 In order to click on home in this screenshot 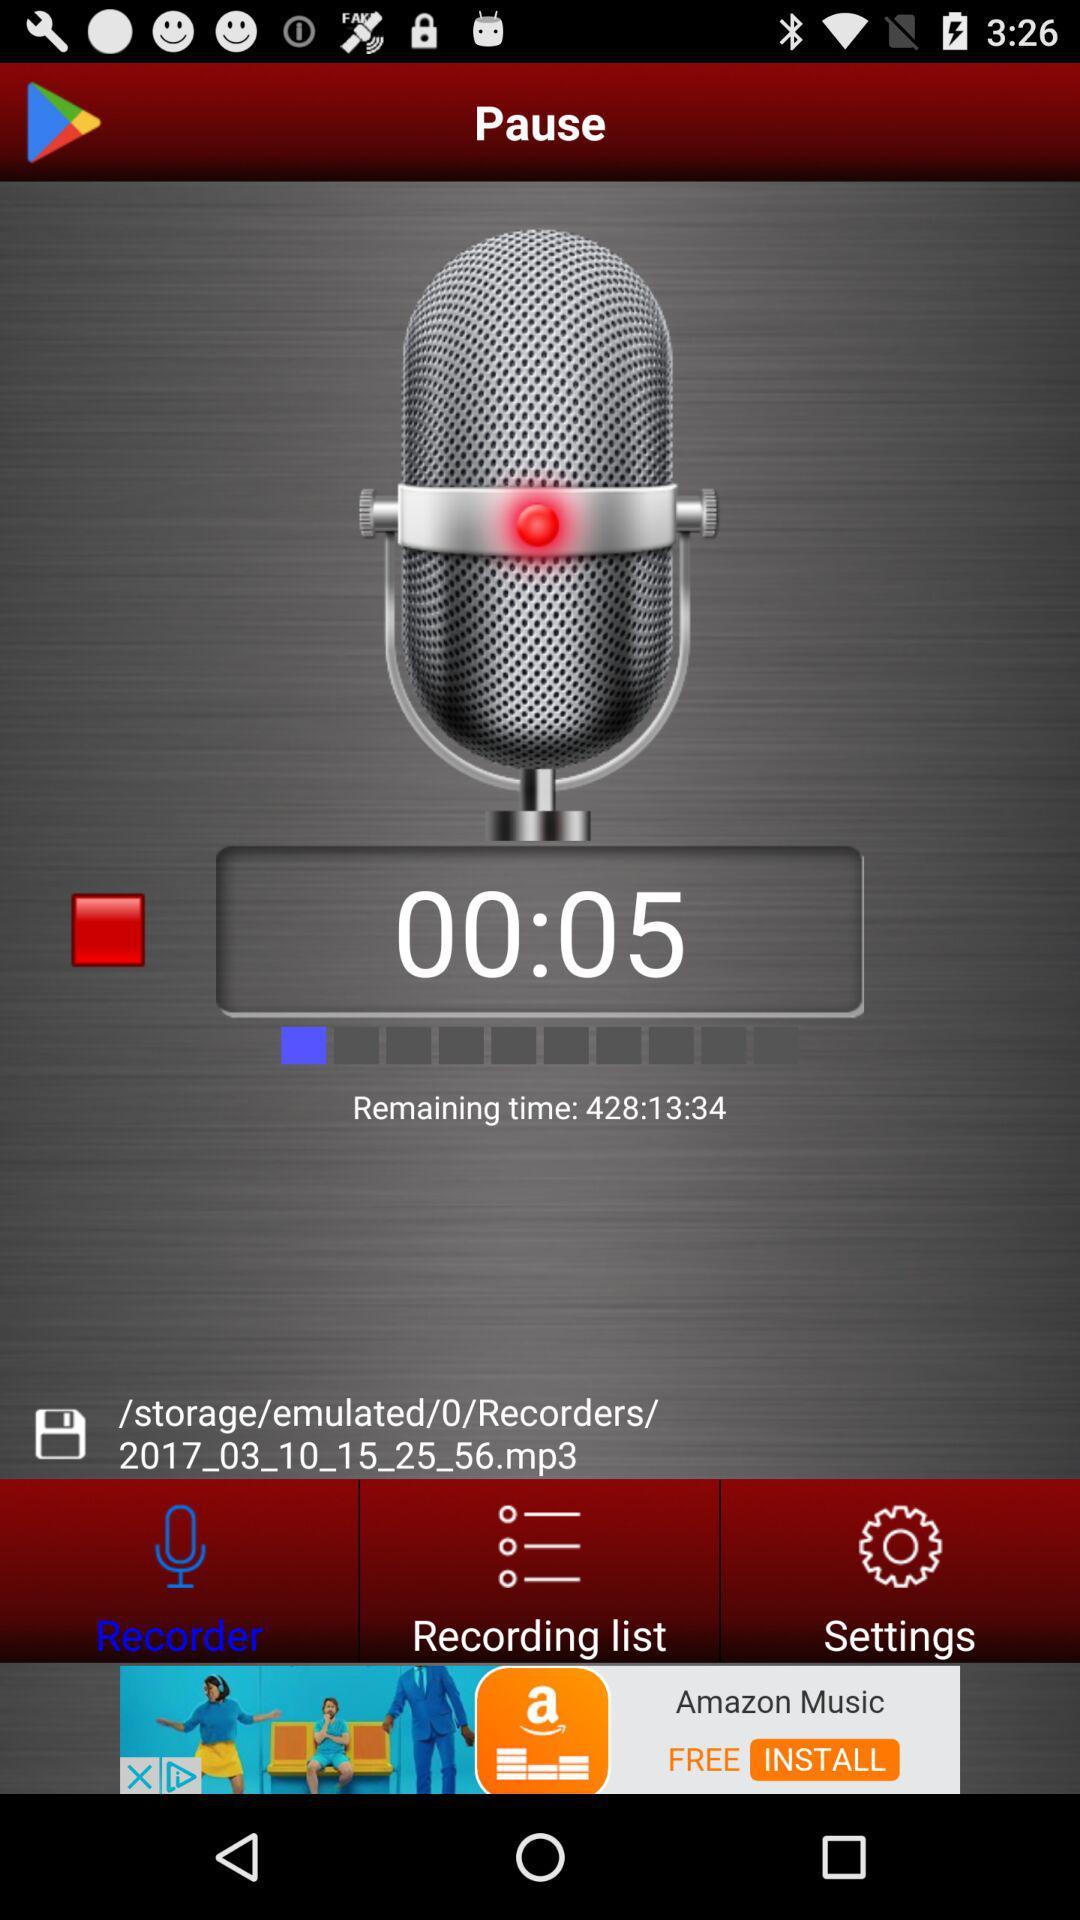, I will do `click(61, 121)`.